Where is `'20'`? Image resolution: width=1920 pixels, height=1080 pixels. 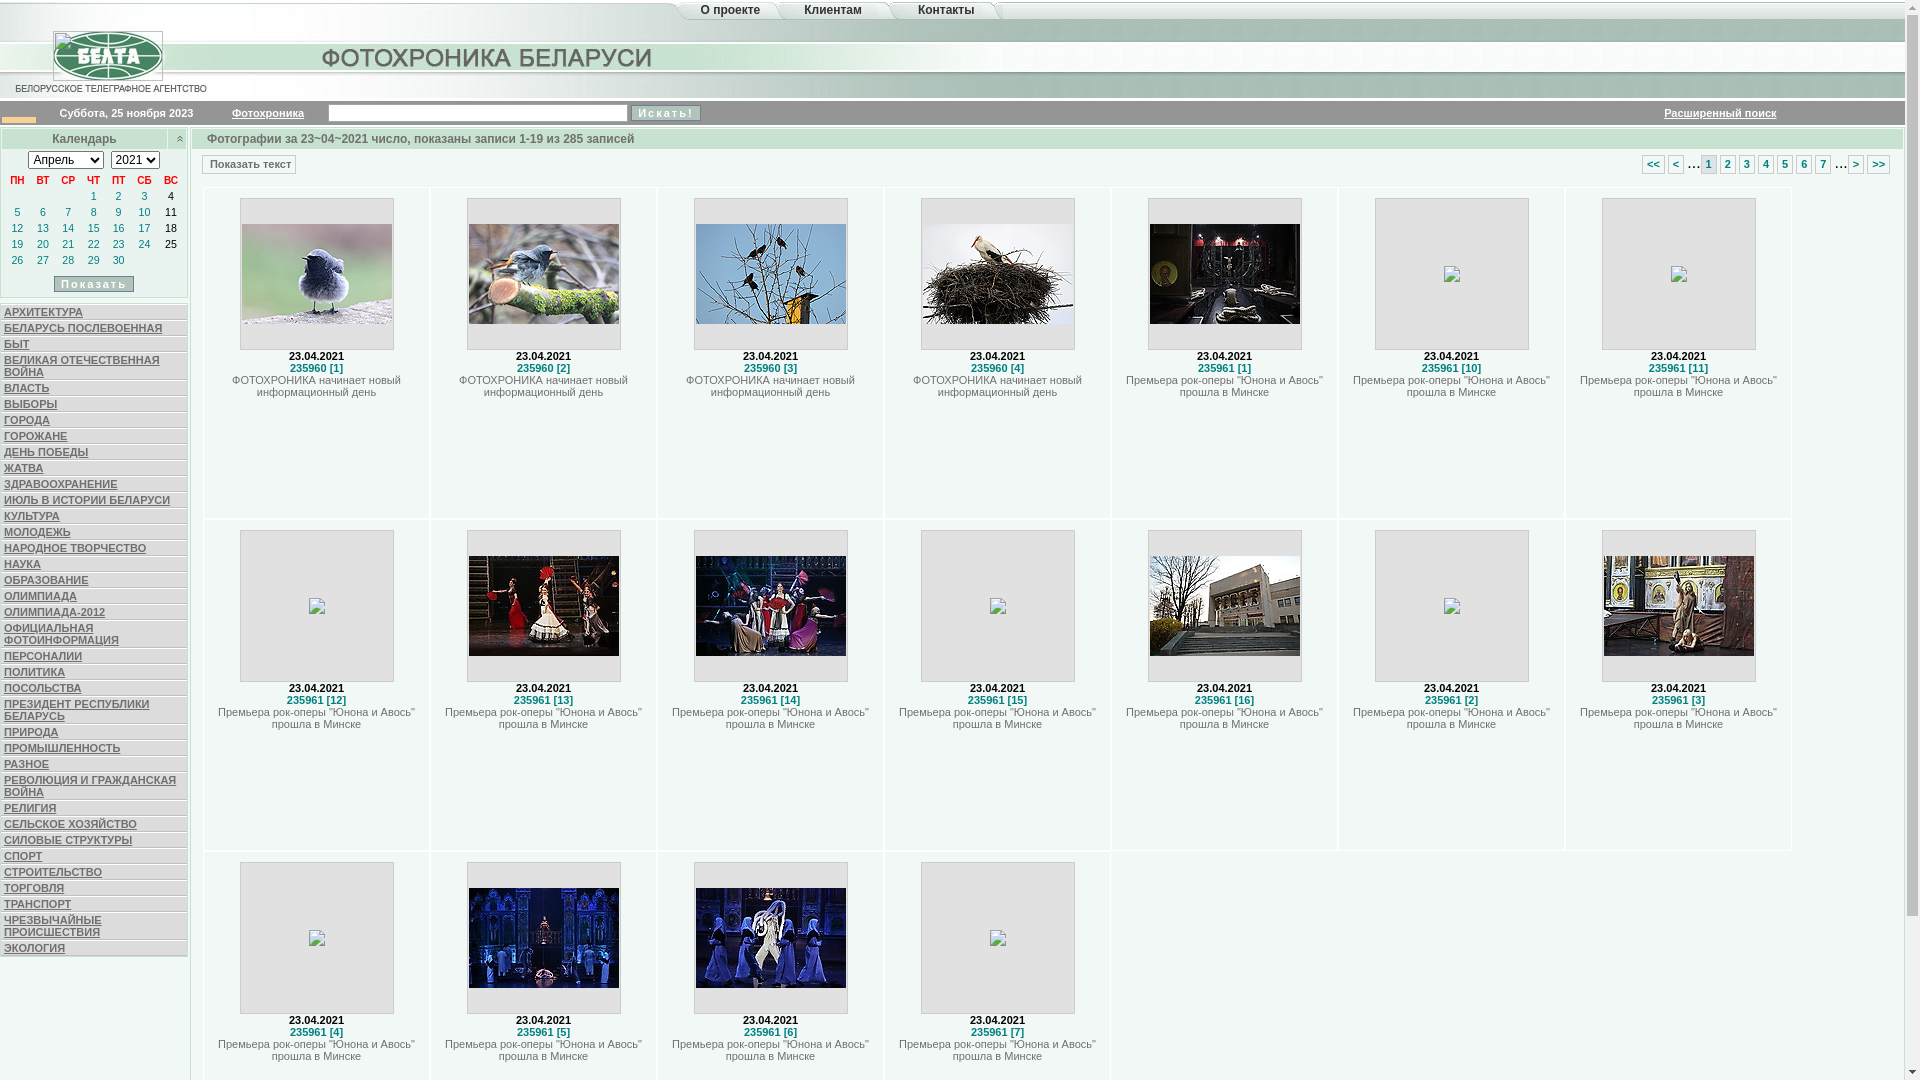
'20' is located at coordinates (43, 242).